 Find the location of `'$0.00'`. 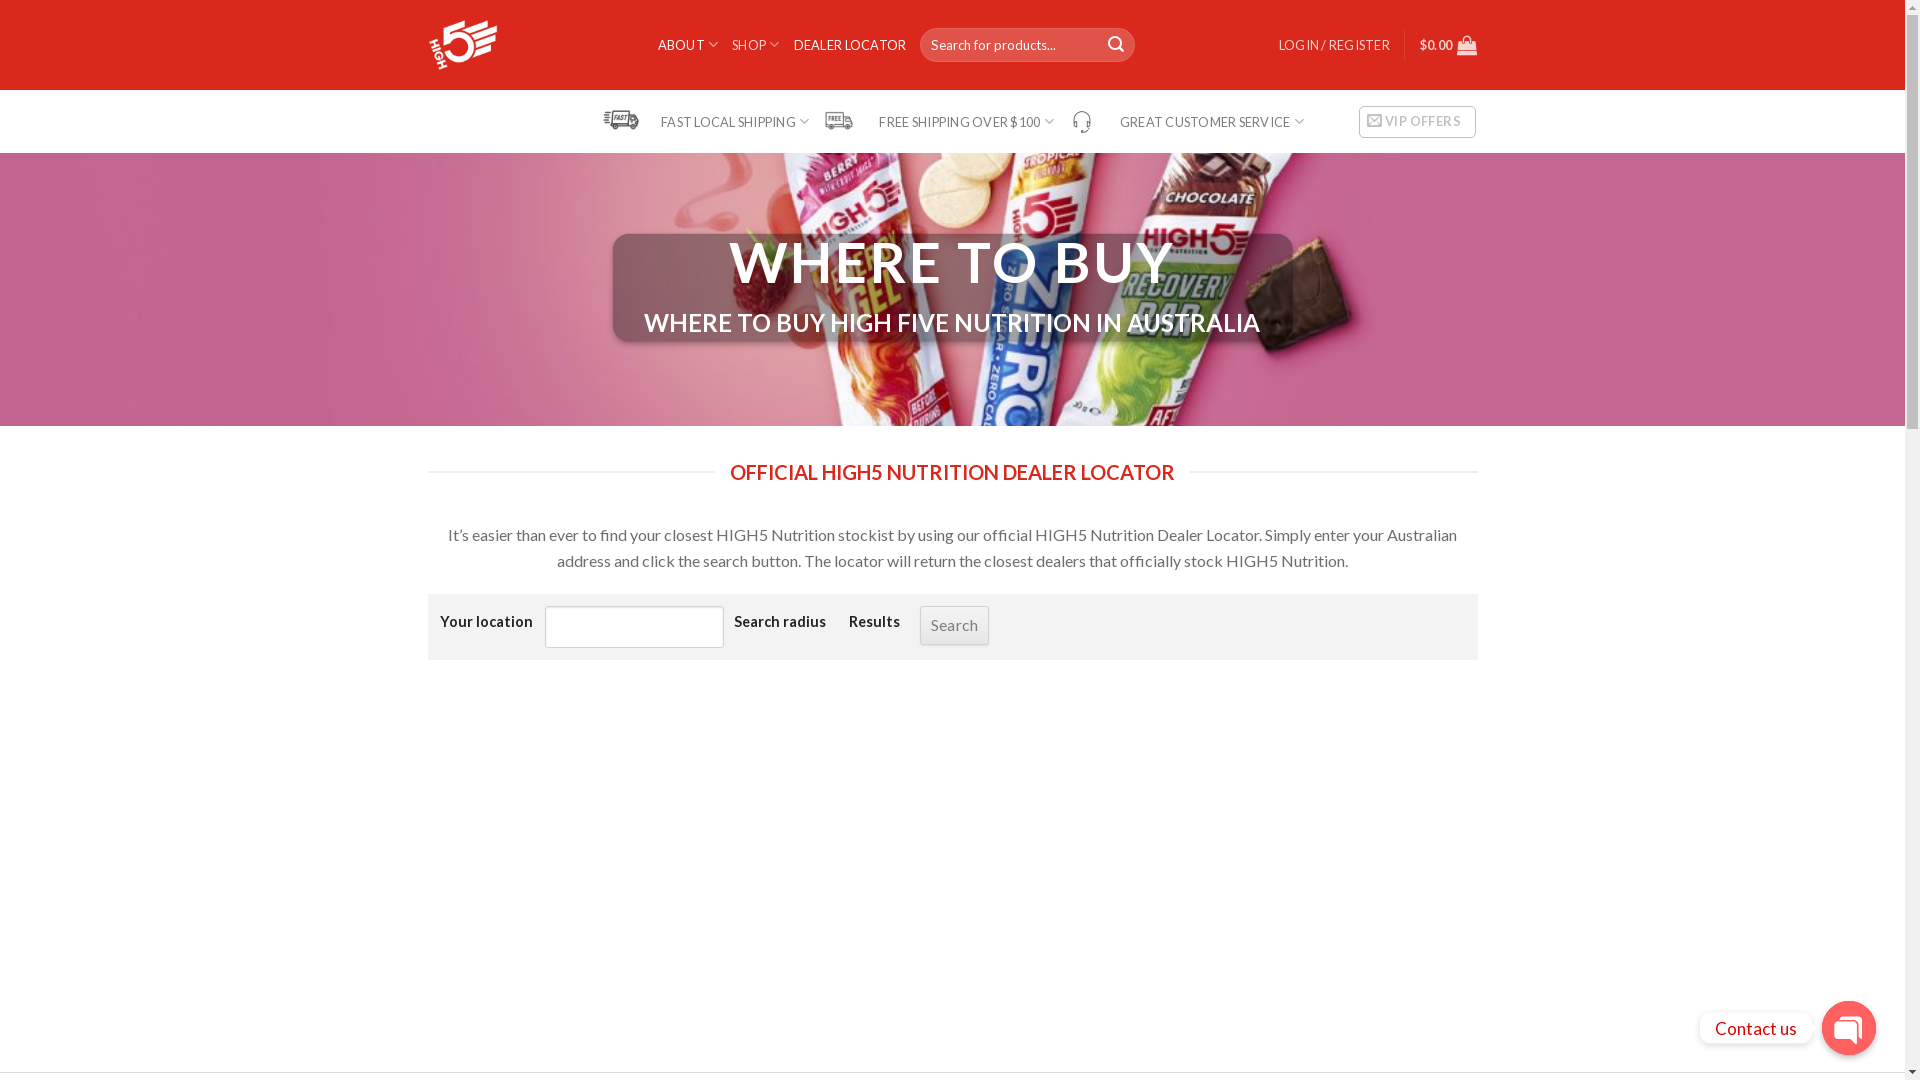

'$0.00' is located at coordinates (1449, 45).